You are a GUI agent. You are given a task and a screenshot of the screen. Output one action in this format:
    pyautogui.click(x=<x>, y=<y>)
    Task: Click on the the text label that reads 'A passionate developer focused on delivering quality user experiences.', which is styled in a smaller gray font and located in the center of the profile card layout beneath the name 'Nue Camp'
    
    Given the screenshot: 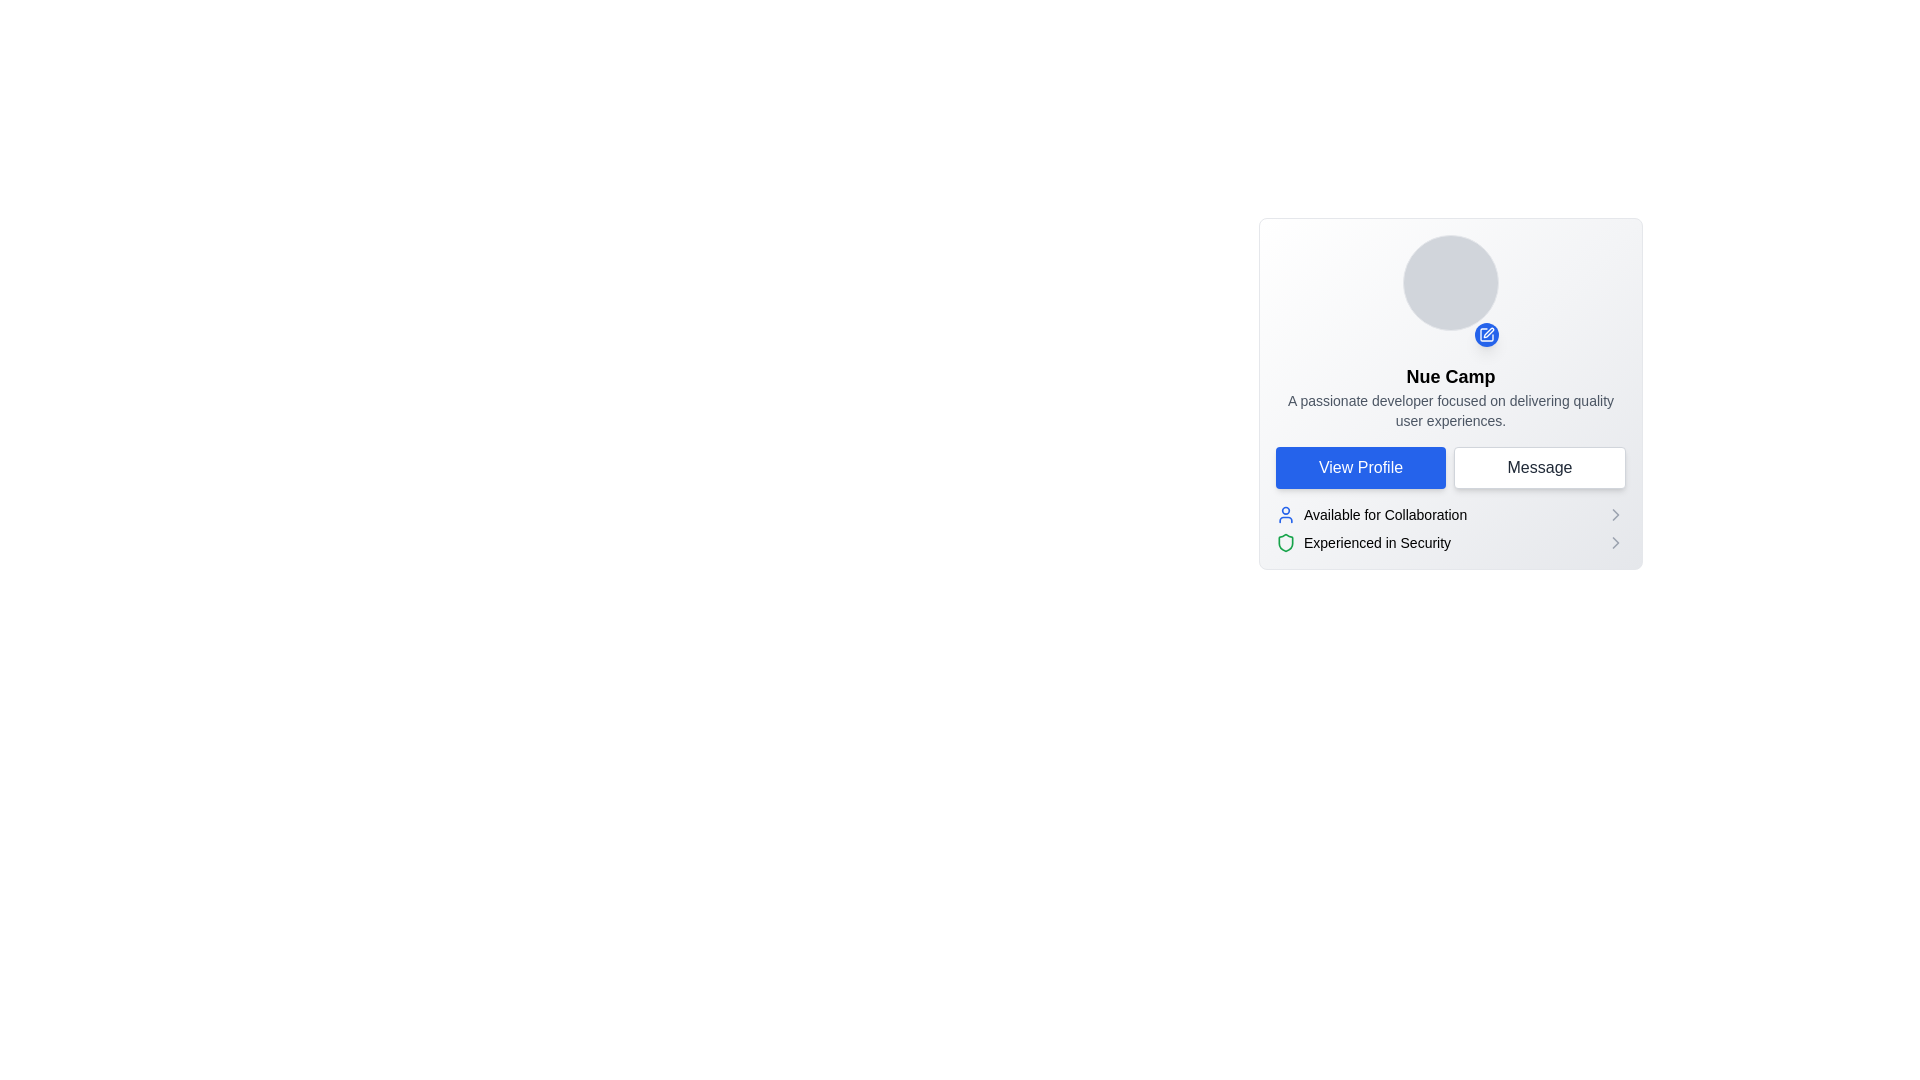 What is the action you would take?
    pyautogui.click(x=1450, y=410)
    